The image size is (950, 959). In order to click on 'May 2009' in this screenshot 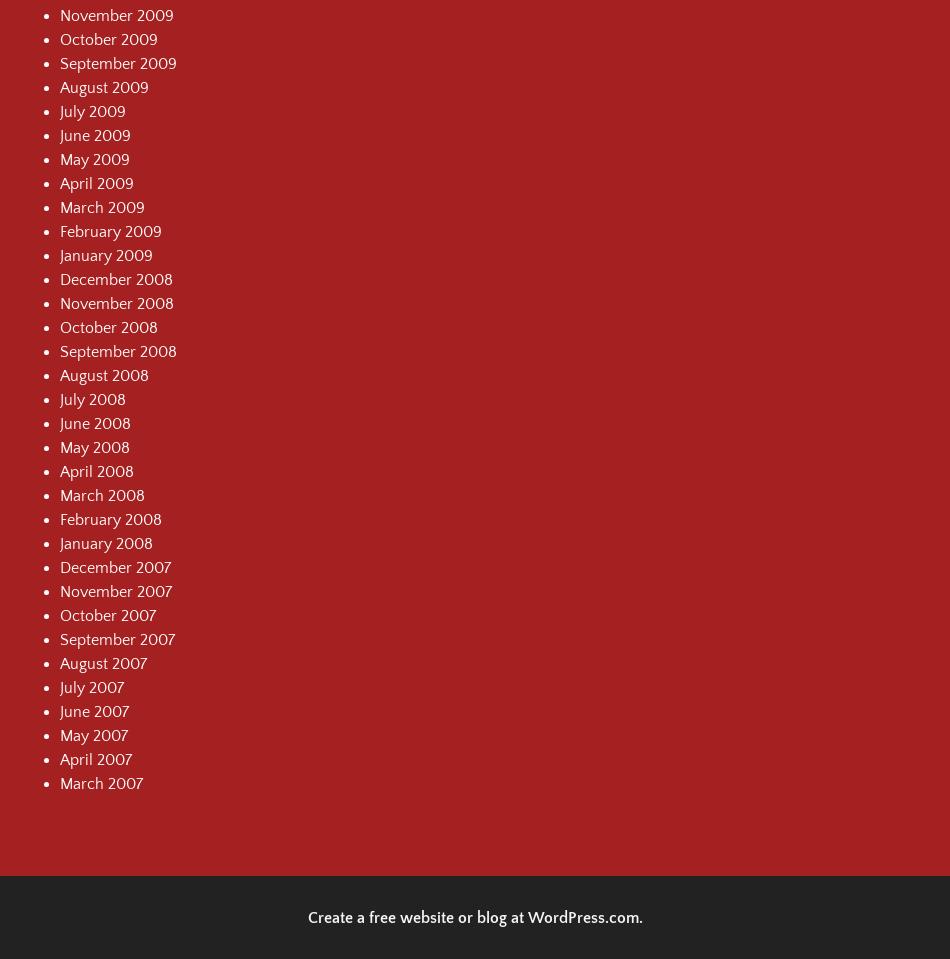, I will do `click(95, 158)`.